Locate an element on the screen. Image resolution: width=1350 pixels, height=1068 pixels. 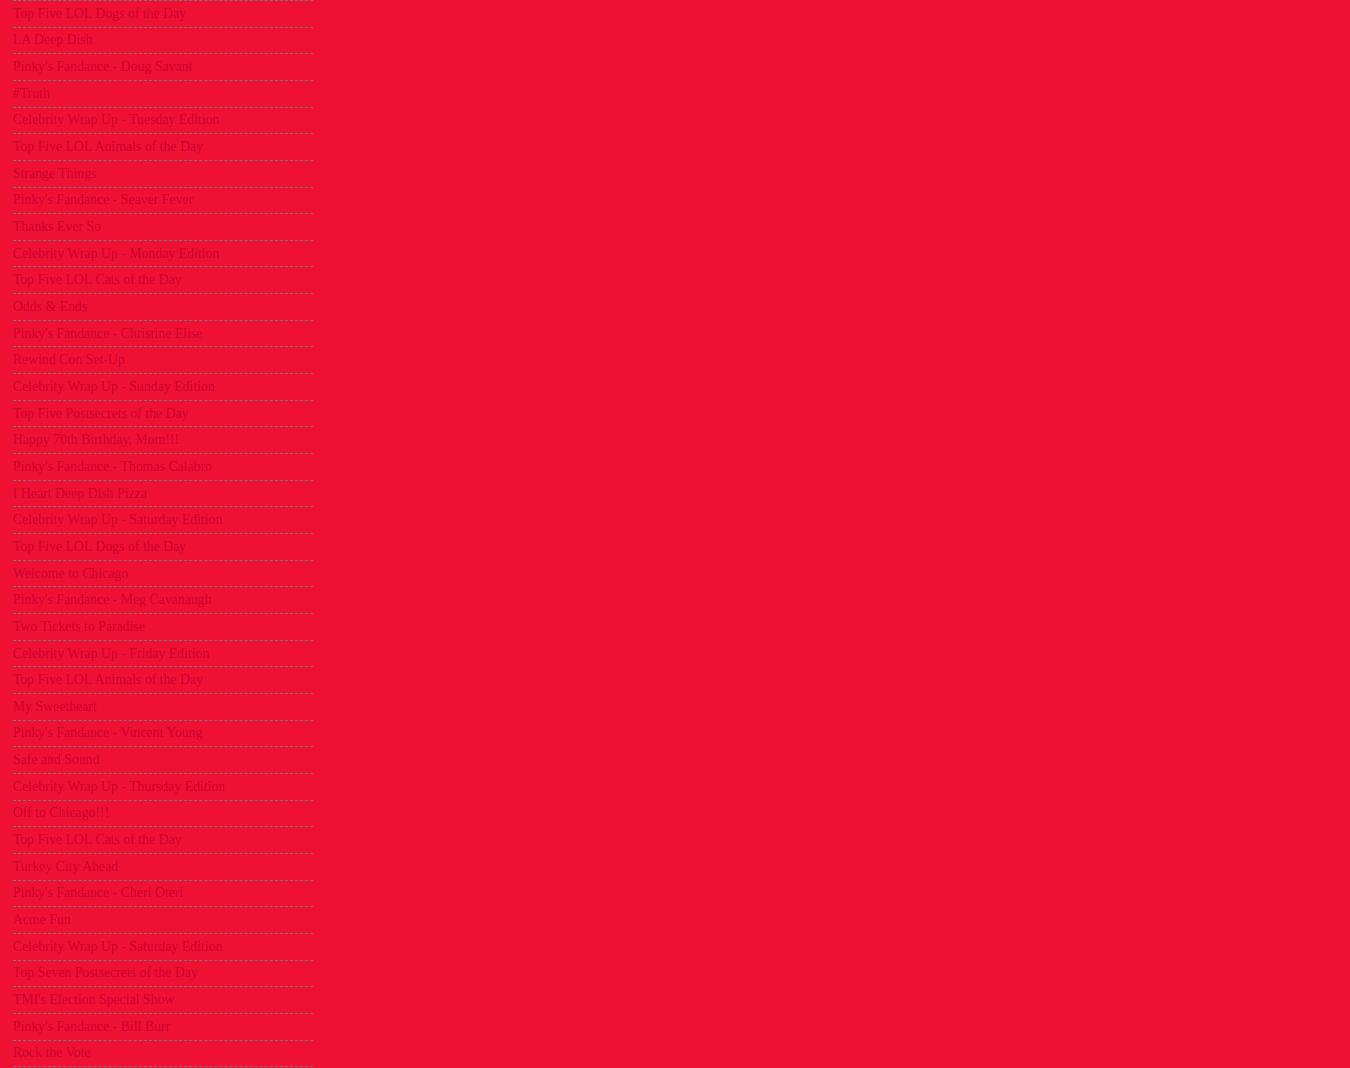
'Top Five Postsecrets of the Day' is located at coordinates (99, 412).